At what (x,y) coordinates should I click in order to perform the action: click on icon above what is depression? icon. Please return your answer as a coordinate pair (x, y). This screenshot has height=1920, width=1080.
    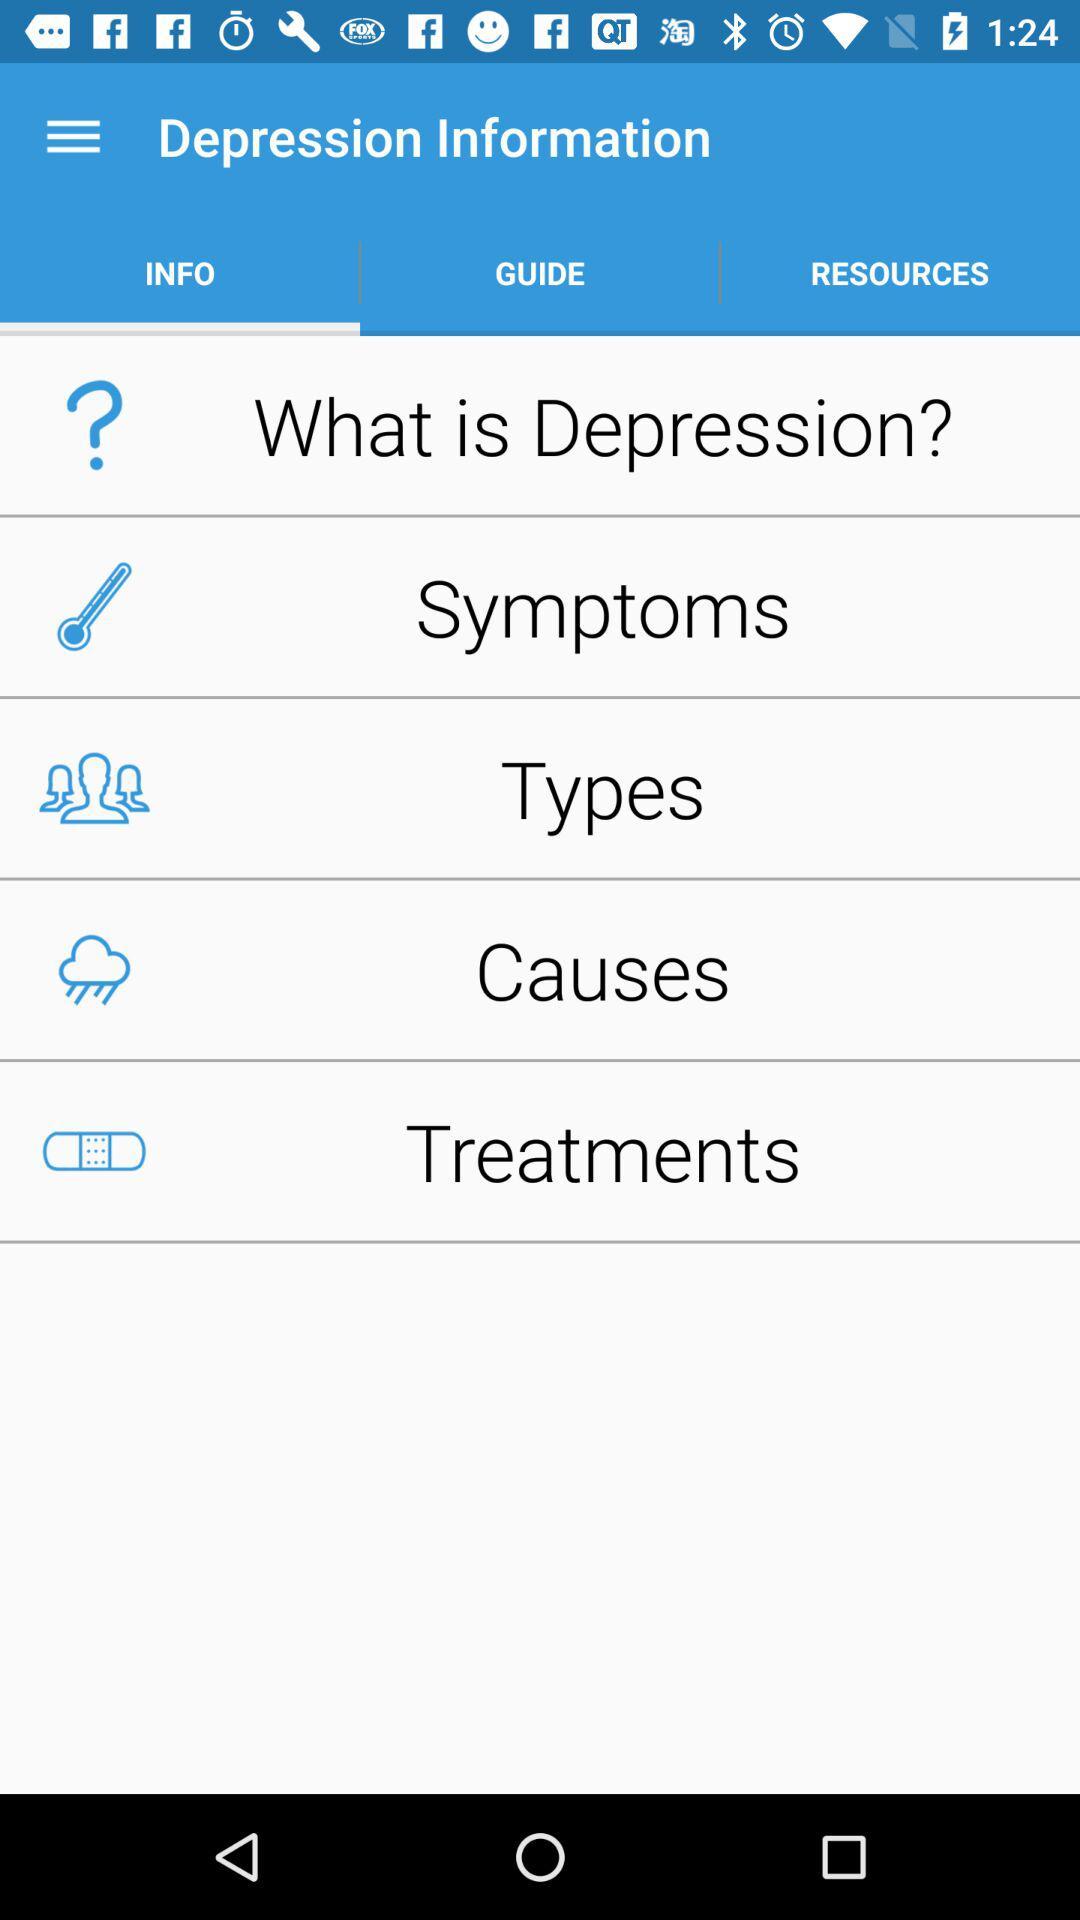
    Looking at the image, I should click on (180, 272).